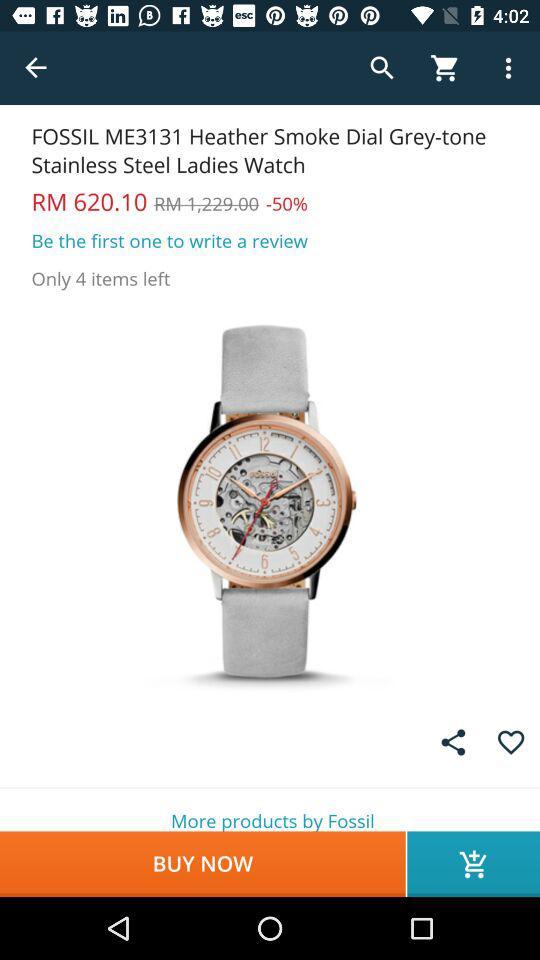 The height and width of the screenshot is (960, 540). Describe the element at coordinates (453, 741) in the screenshot. I see `the share icon` at that location.